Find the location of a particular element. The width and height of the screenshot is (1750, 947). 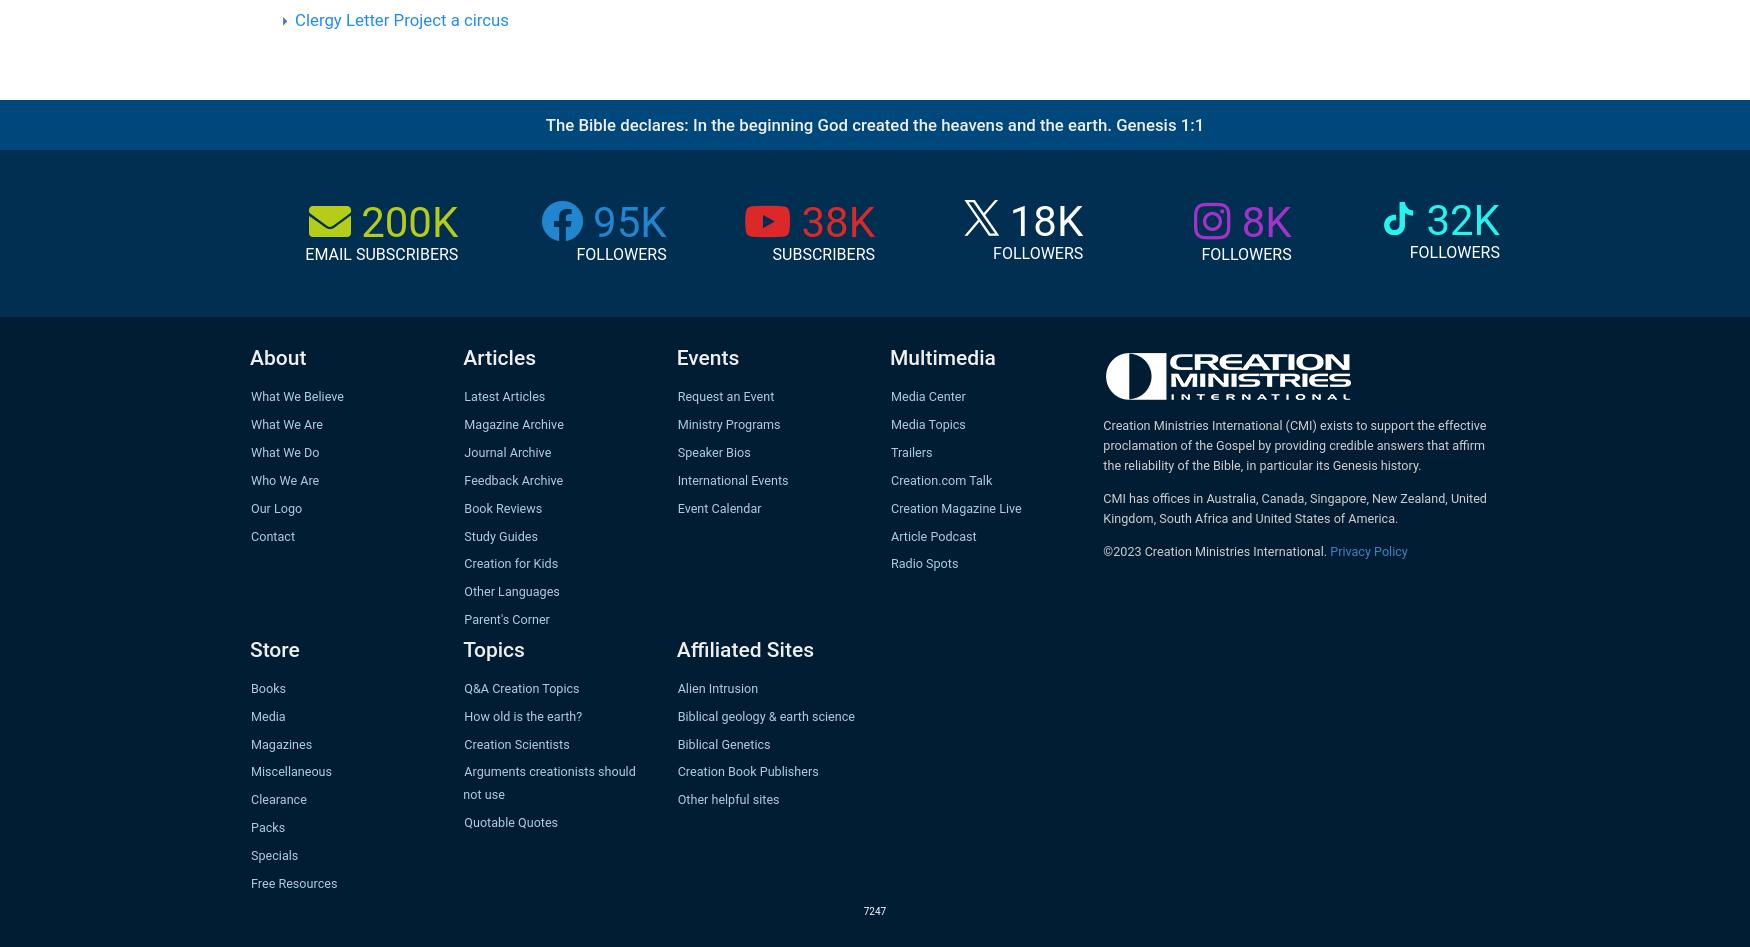

'CMI has offices in Australia, Canada, Singapore, New Zealand, United Kingdom, South Africa and United States of America.' is located at coordinates (1293, 507).